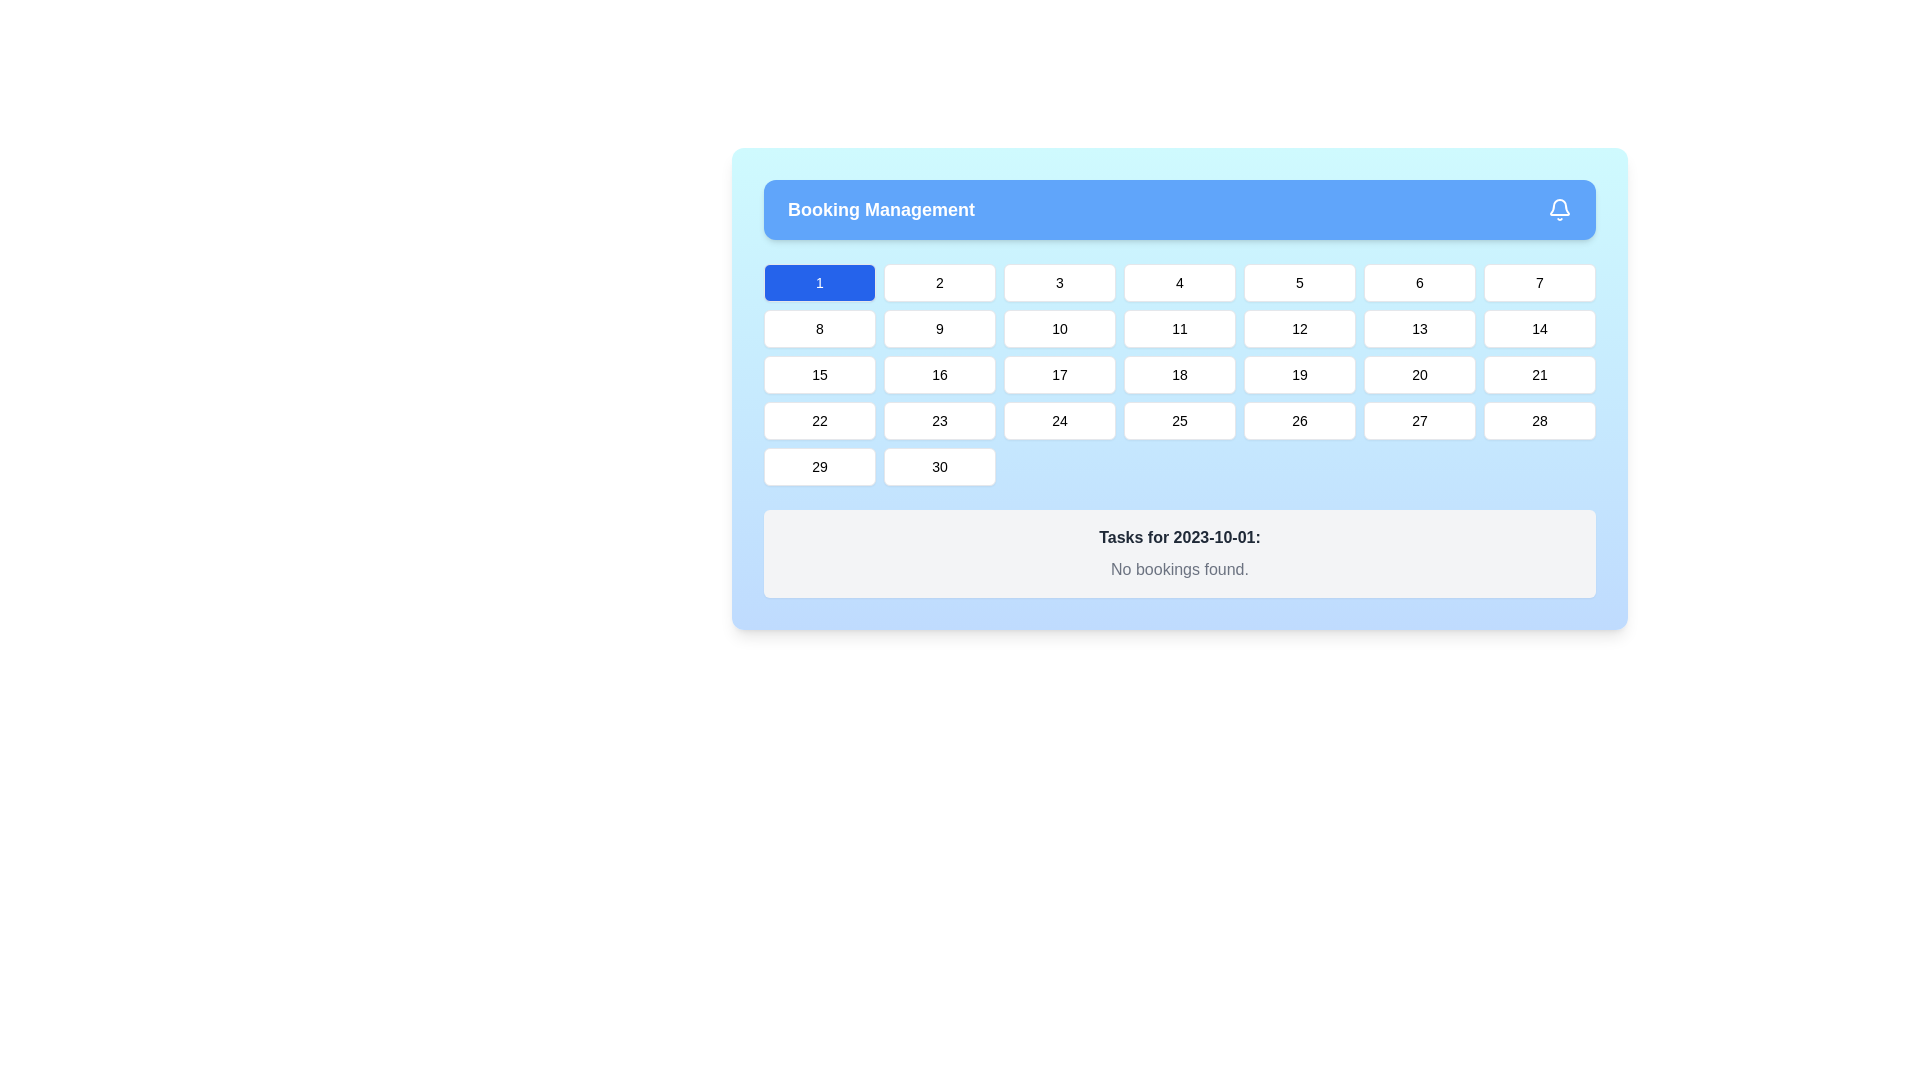  I want to click on the button labeled '12', which is located in the second row and sixth column of the grid layout, directly below the button labeled '5' and adjacent to '11' and '13', so click(1300, 327).